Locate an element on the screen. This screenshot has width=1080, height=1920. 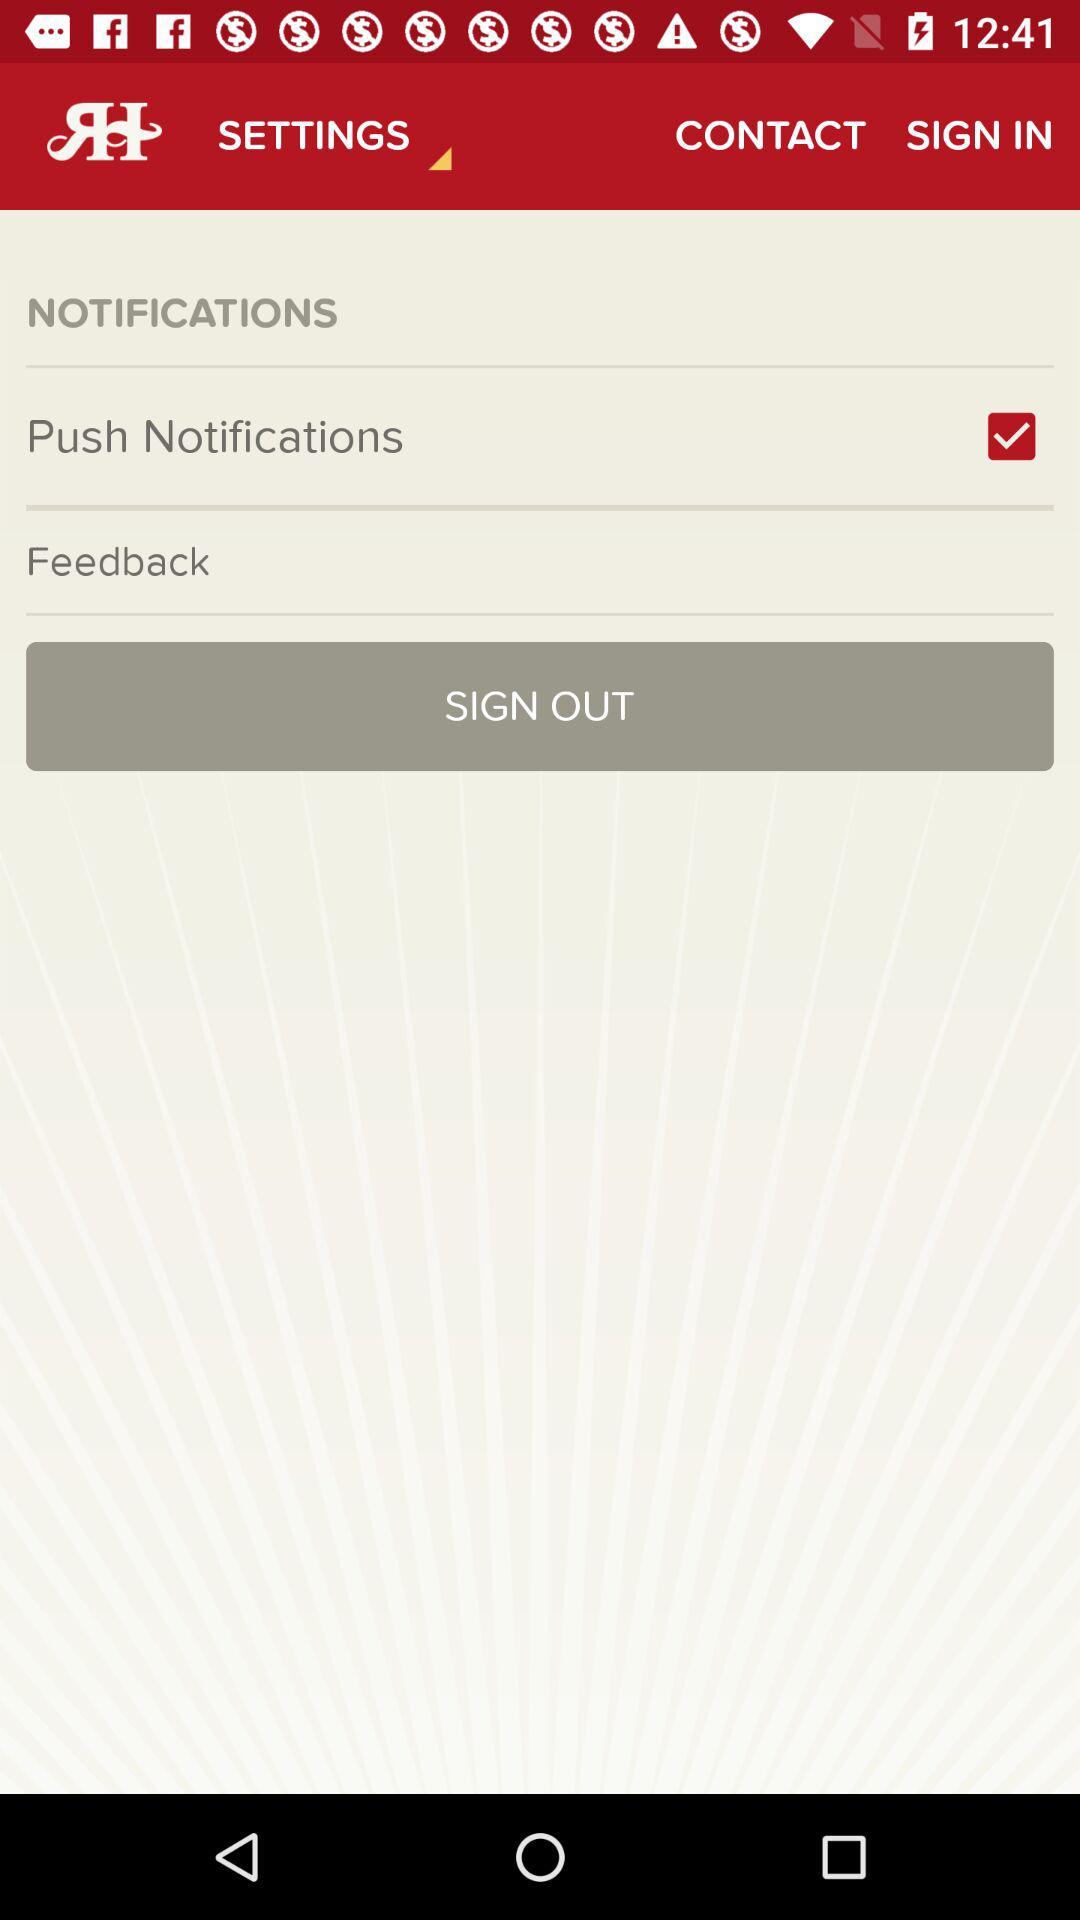
item to the left of the sign in item is located at coordinates (769, 135).